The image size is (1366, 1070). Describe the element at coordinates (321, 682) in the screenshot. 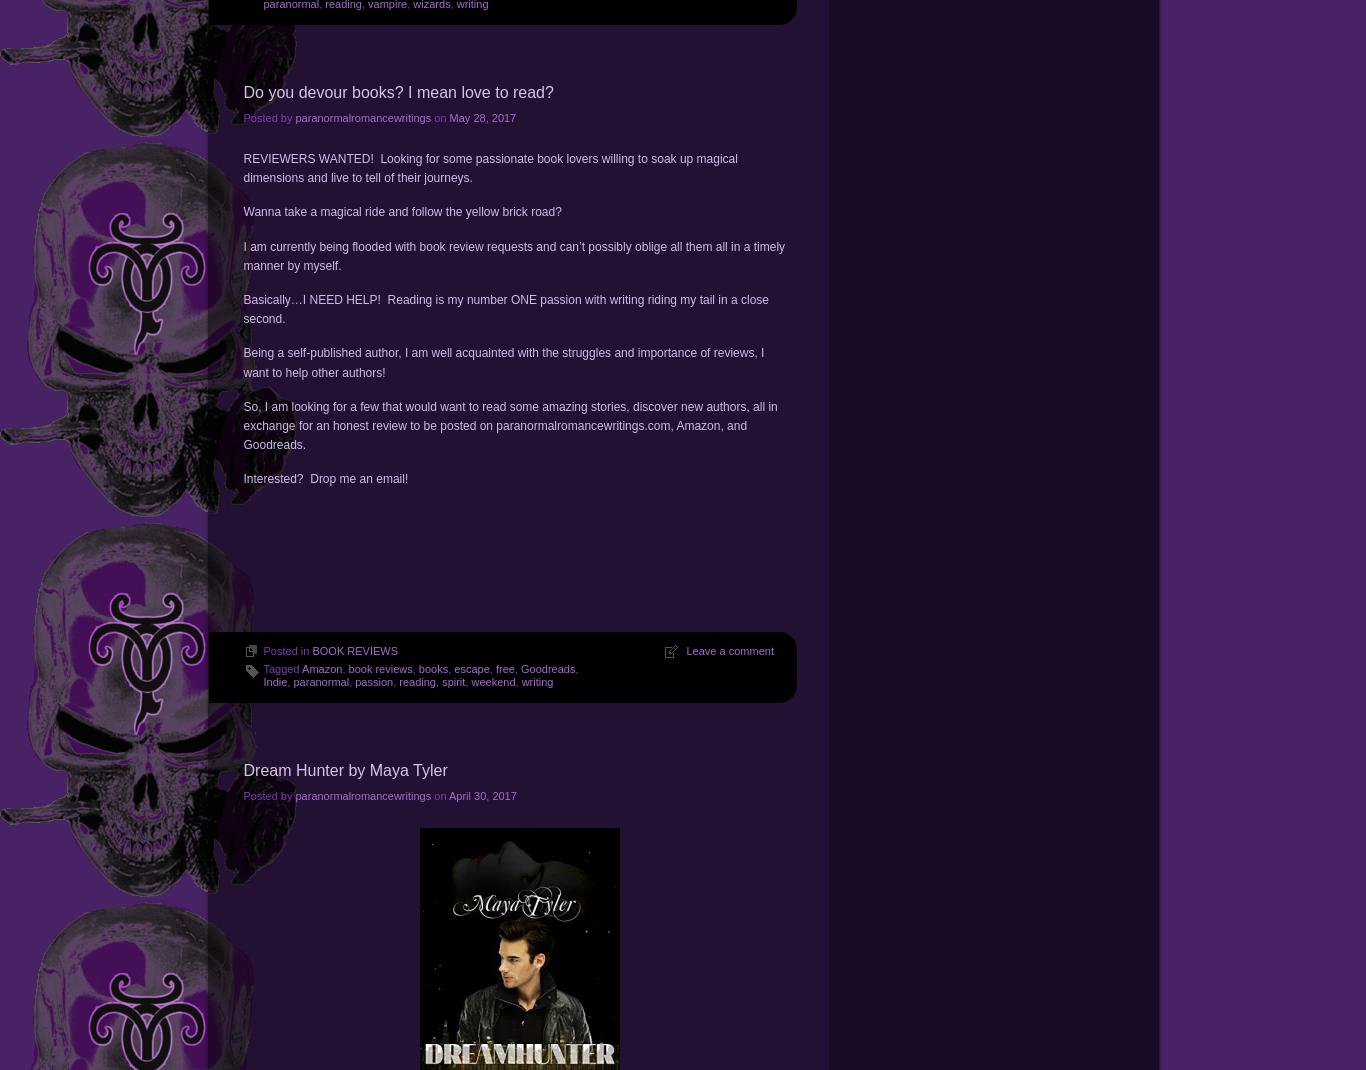

I see `'paranormal'` at that location.